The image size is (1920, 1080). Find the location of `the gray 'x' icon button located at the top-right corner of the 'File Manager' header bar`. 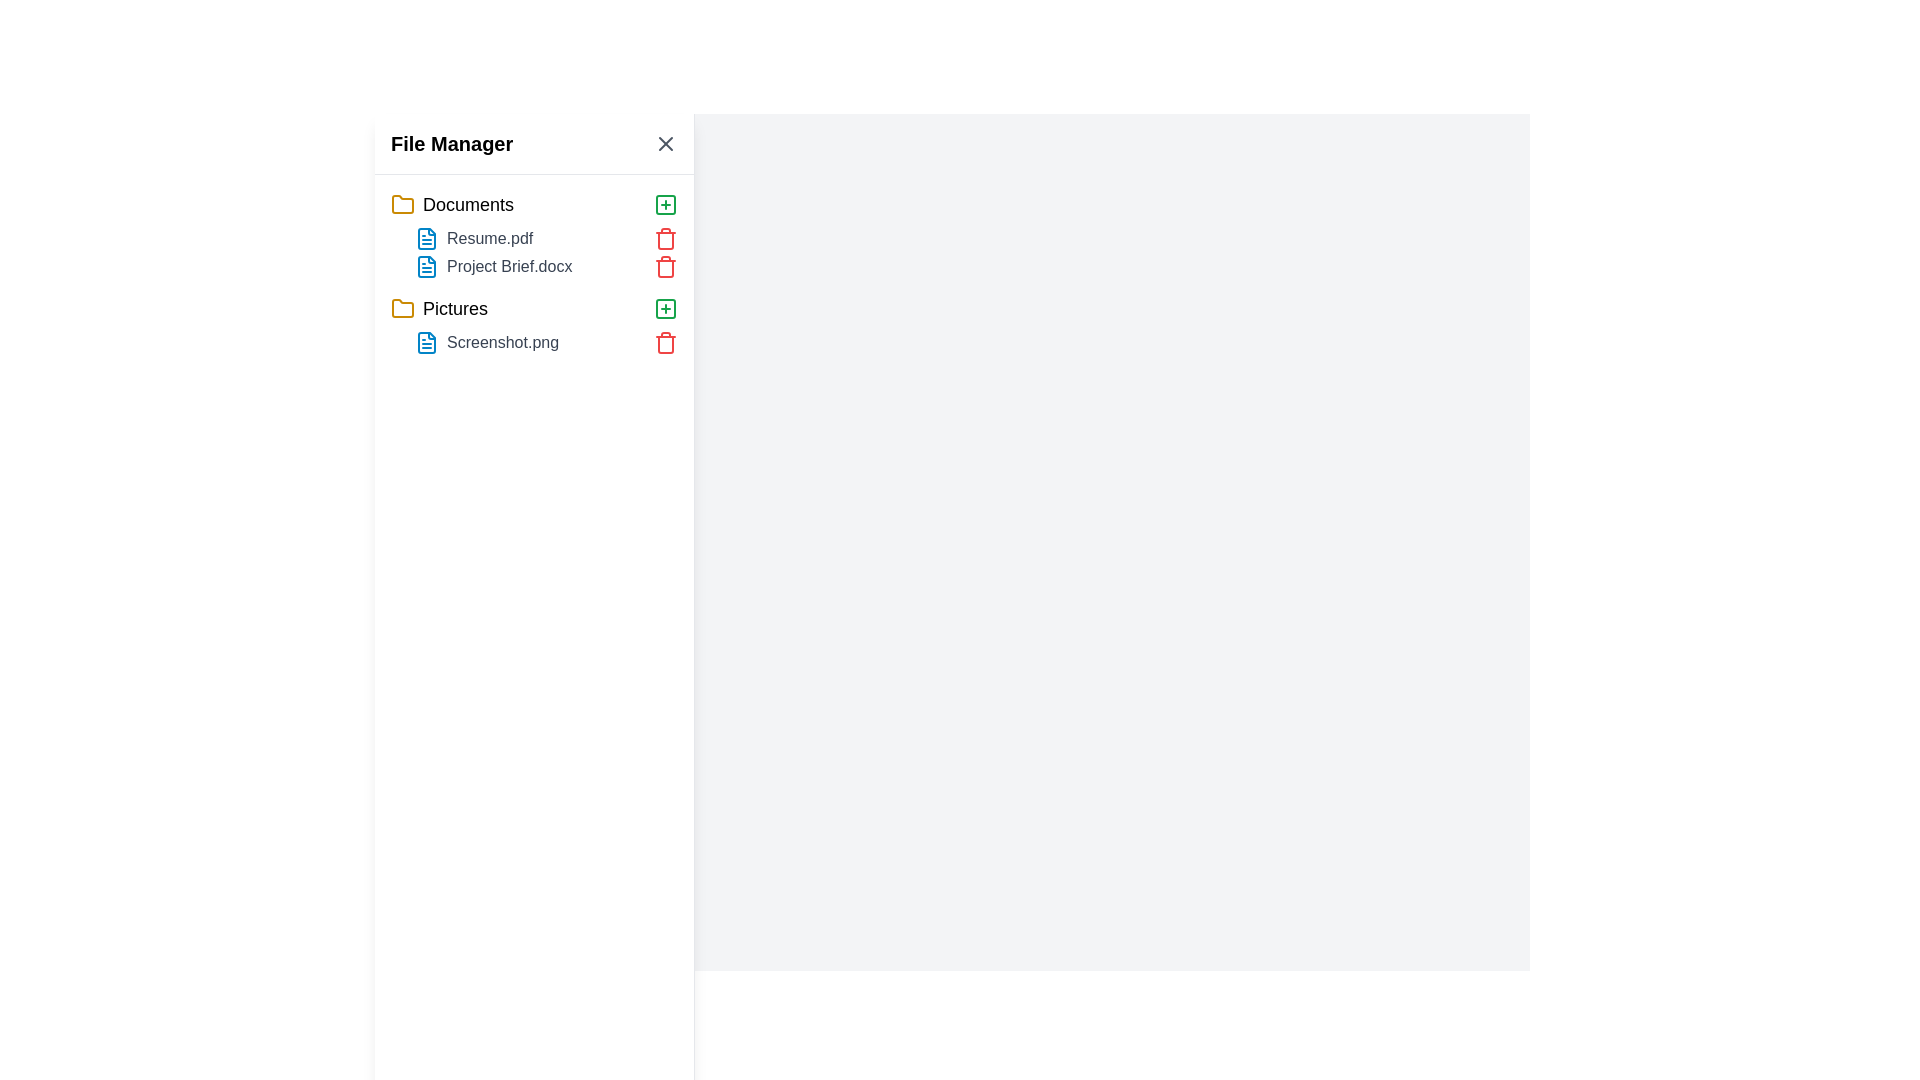

the gray 'x' icon button located at the top-right corner of the 'File Manager' header bar is located at coordinates (666, 142).